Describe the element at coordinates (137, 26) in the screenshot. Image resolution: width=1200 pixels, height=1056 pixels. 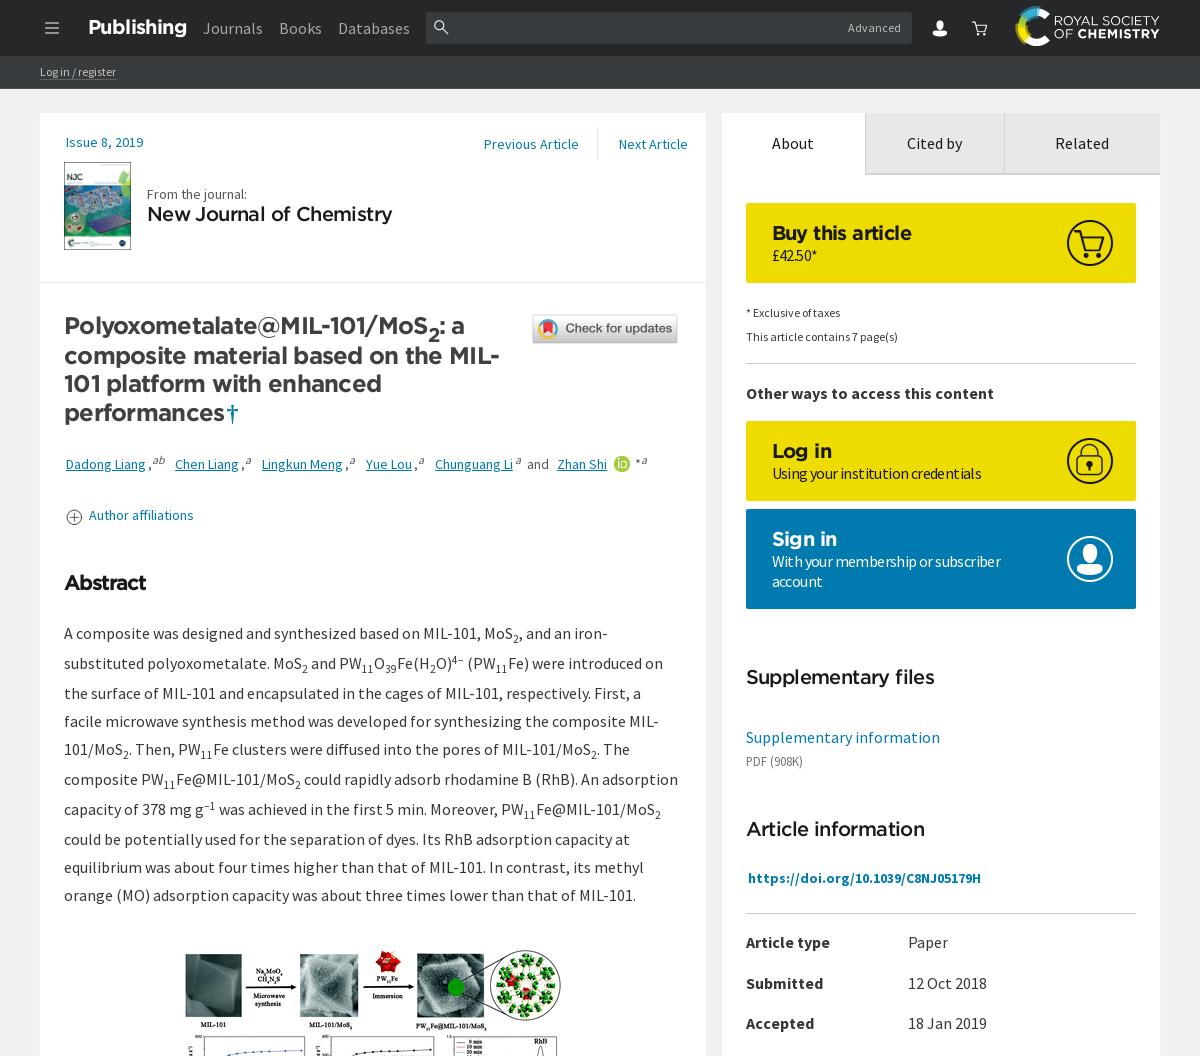
I see `'Publishing'` at that location.